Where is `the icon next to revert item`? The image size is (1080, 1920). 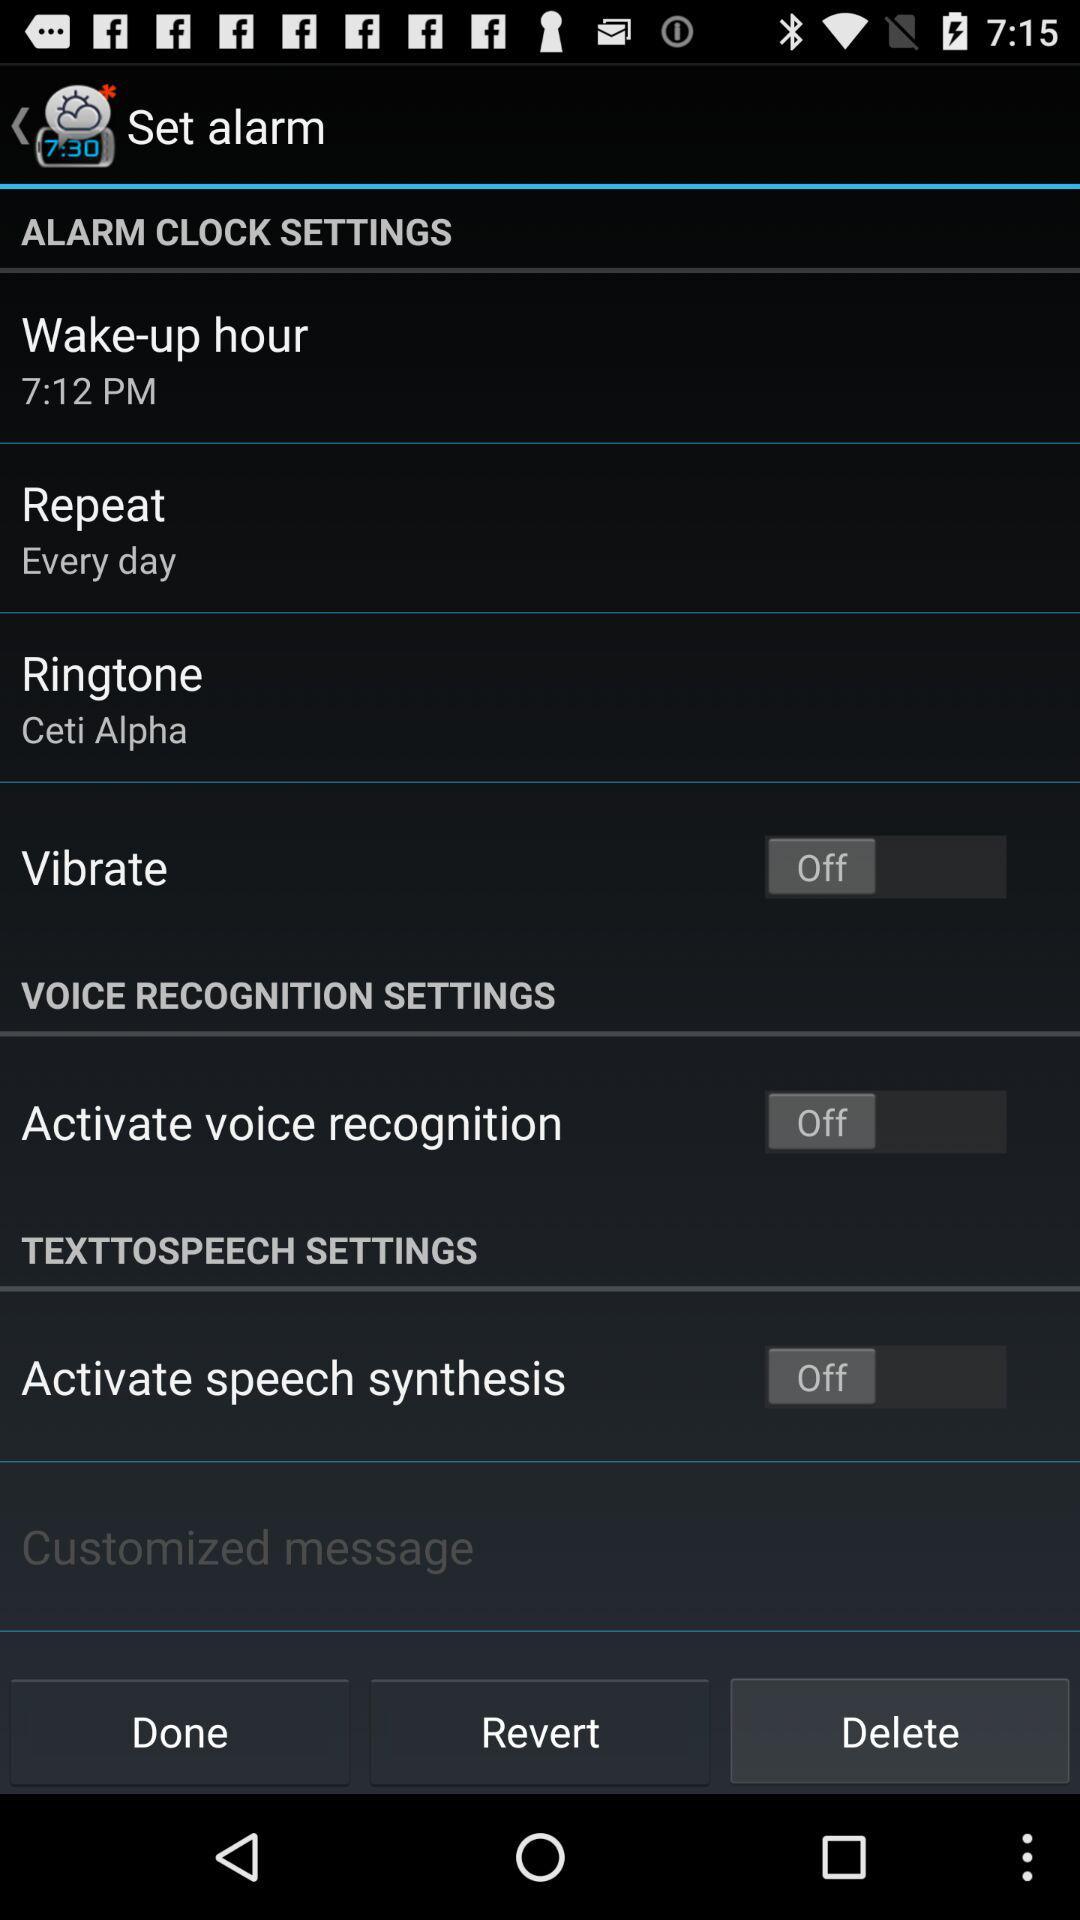
the icon next to revert item is located at coordinates (180, 1730).